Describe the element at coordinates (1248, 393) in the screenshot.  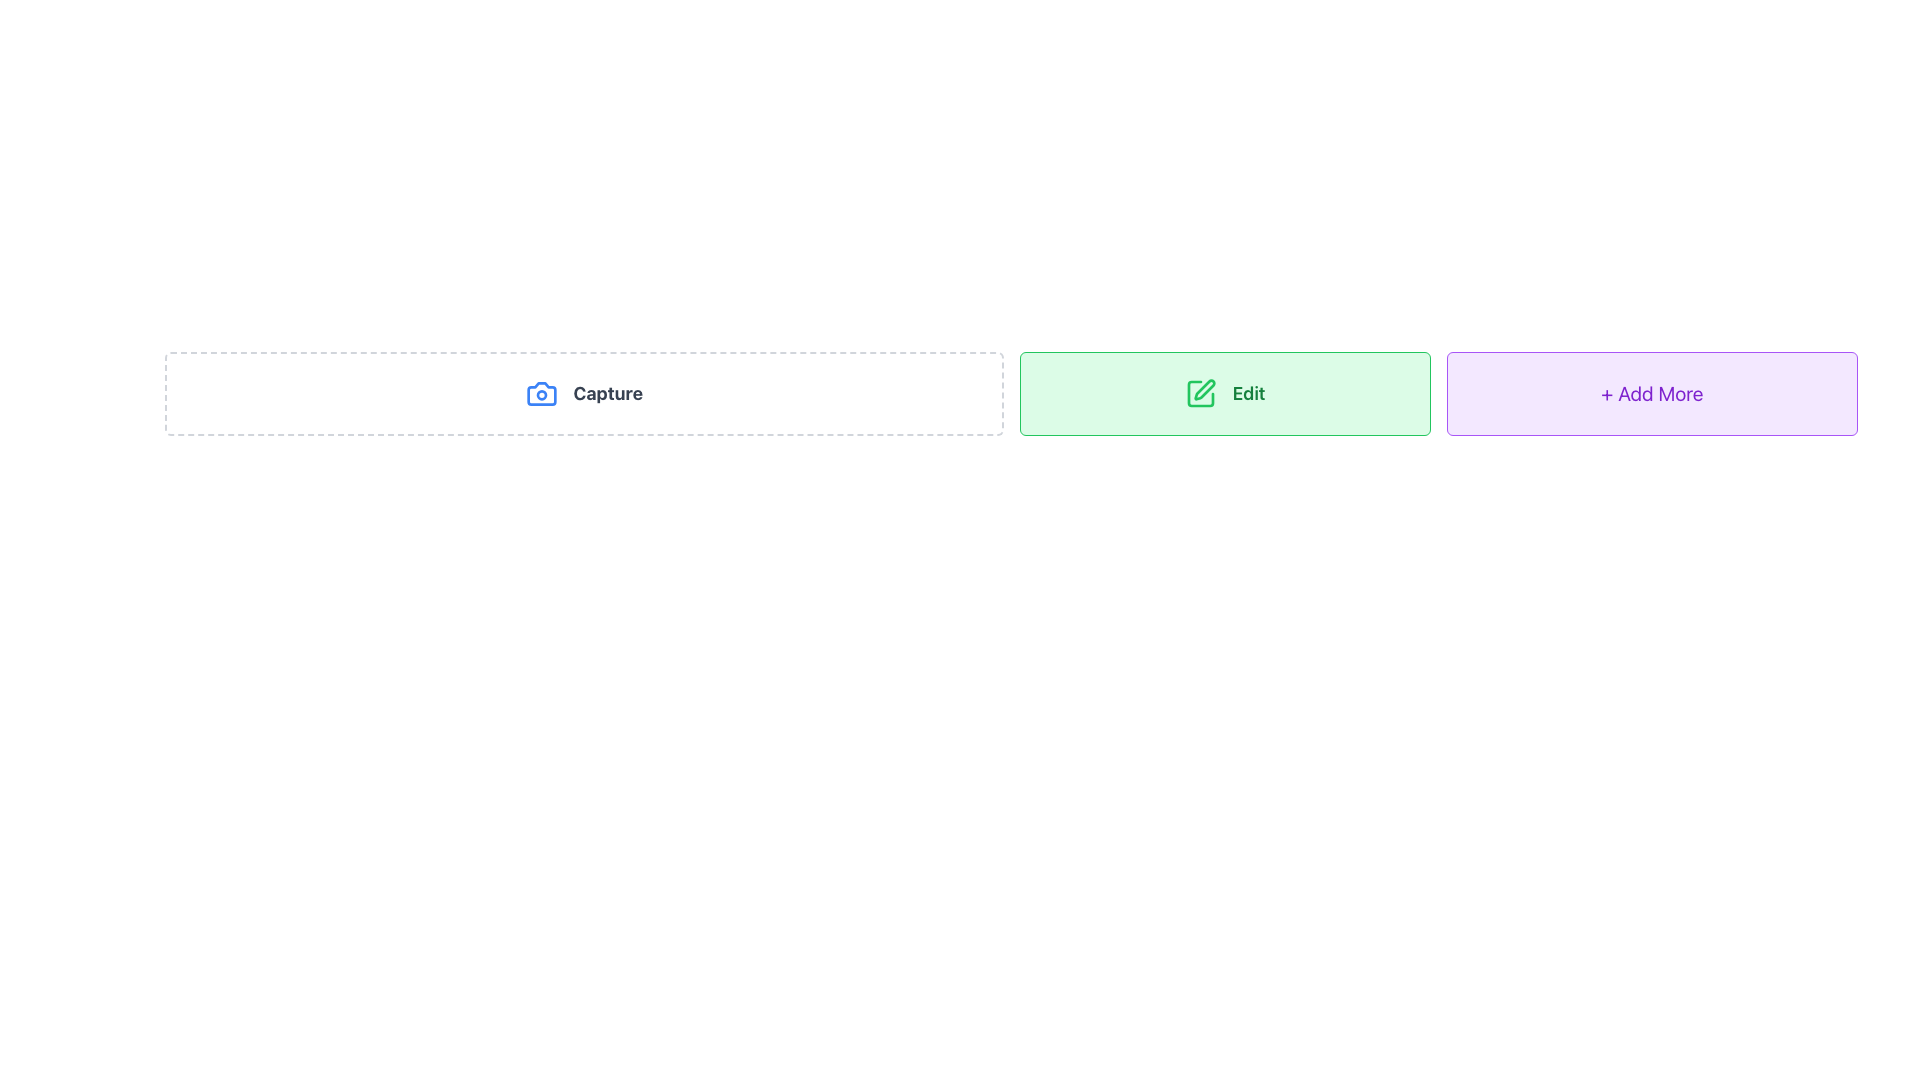
I see `the 'Edit' label, which is a bold green text located within a green rectangular section, positioned adjacent to a pen icon` at that location.